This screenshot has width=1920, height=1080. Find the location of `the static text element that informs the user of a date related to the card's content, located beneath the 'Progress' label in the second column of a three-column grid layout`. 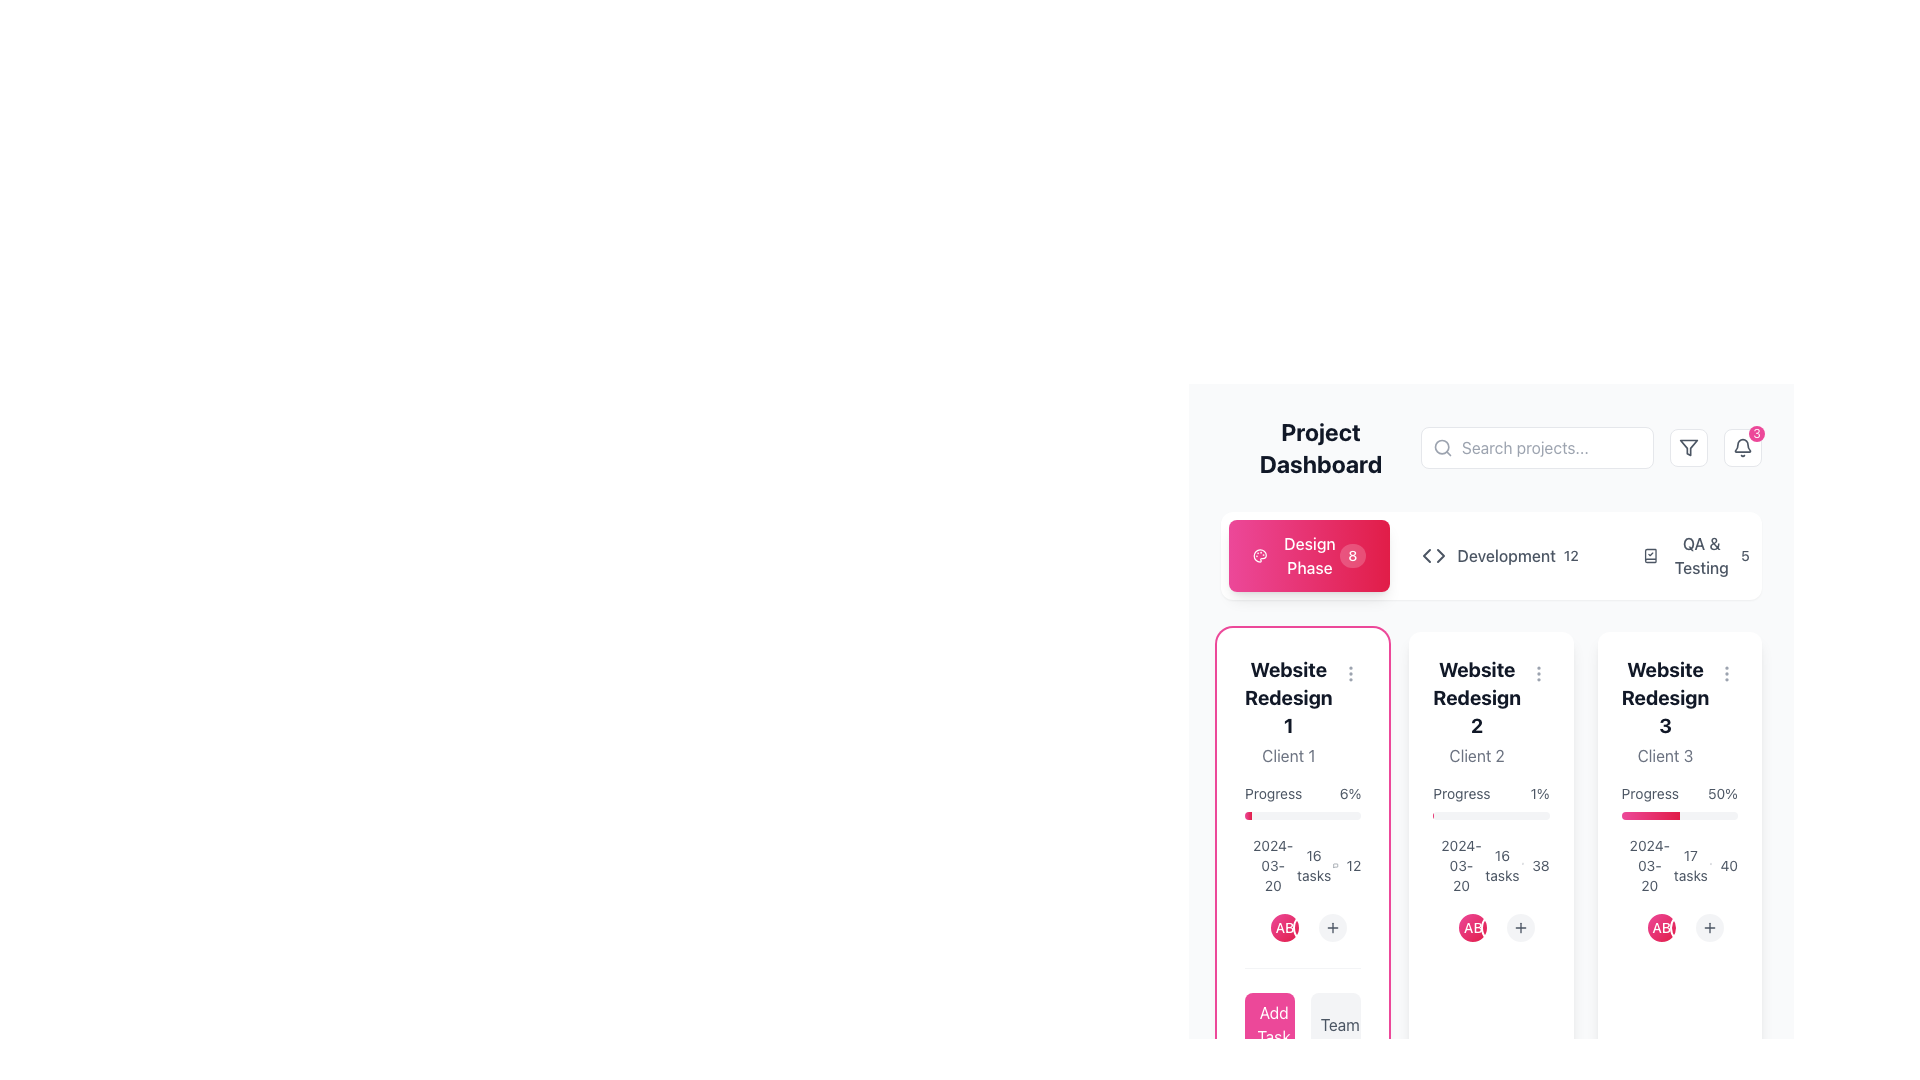

the static text element that informs the user of a date related to the card's content, located beneath the 'Progress' label in the second column of a three-column grid layout is located at coordinates (1447, 865).